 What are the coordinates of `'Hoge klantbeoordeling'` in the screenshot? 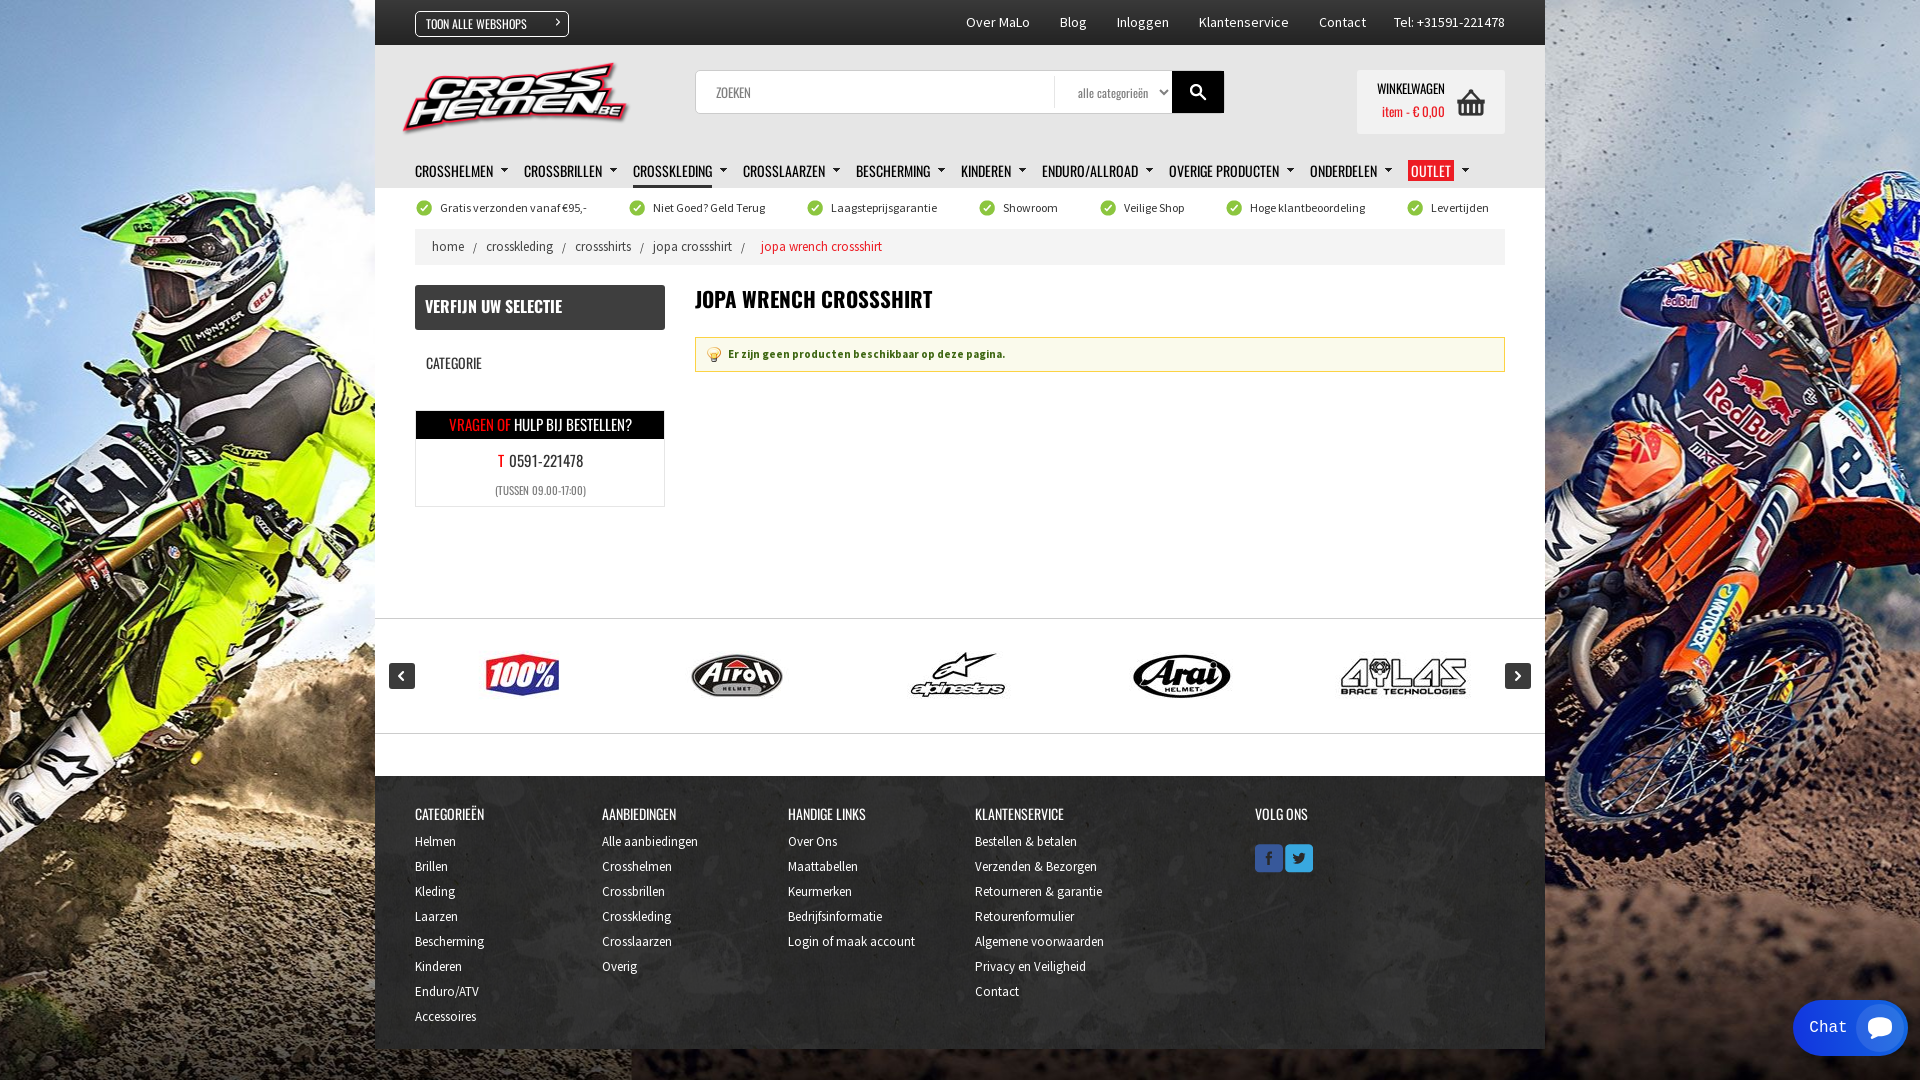 It's located at (1248, 207).